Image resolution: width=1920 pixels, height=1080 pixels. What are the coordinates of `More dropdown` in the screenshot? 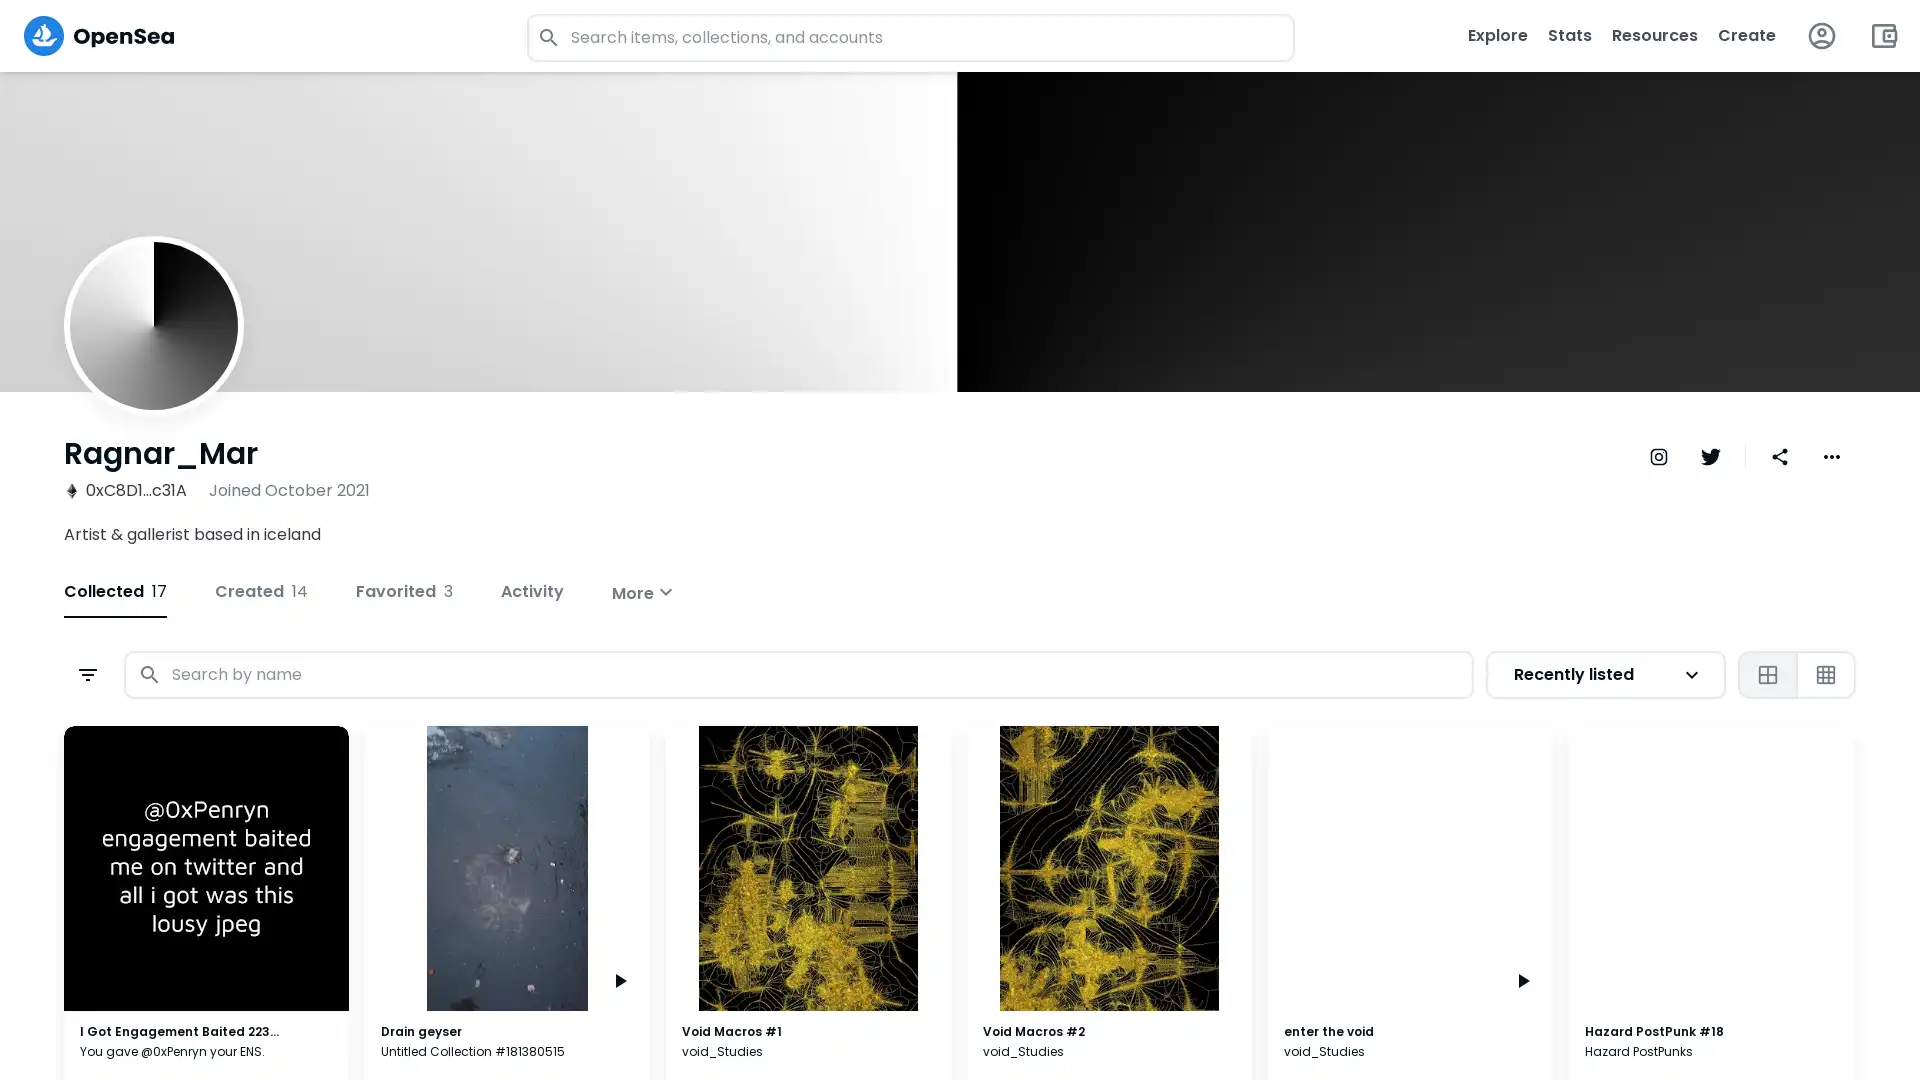 It's located at (1832, 455).